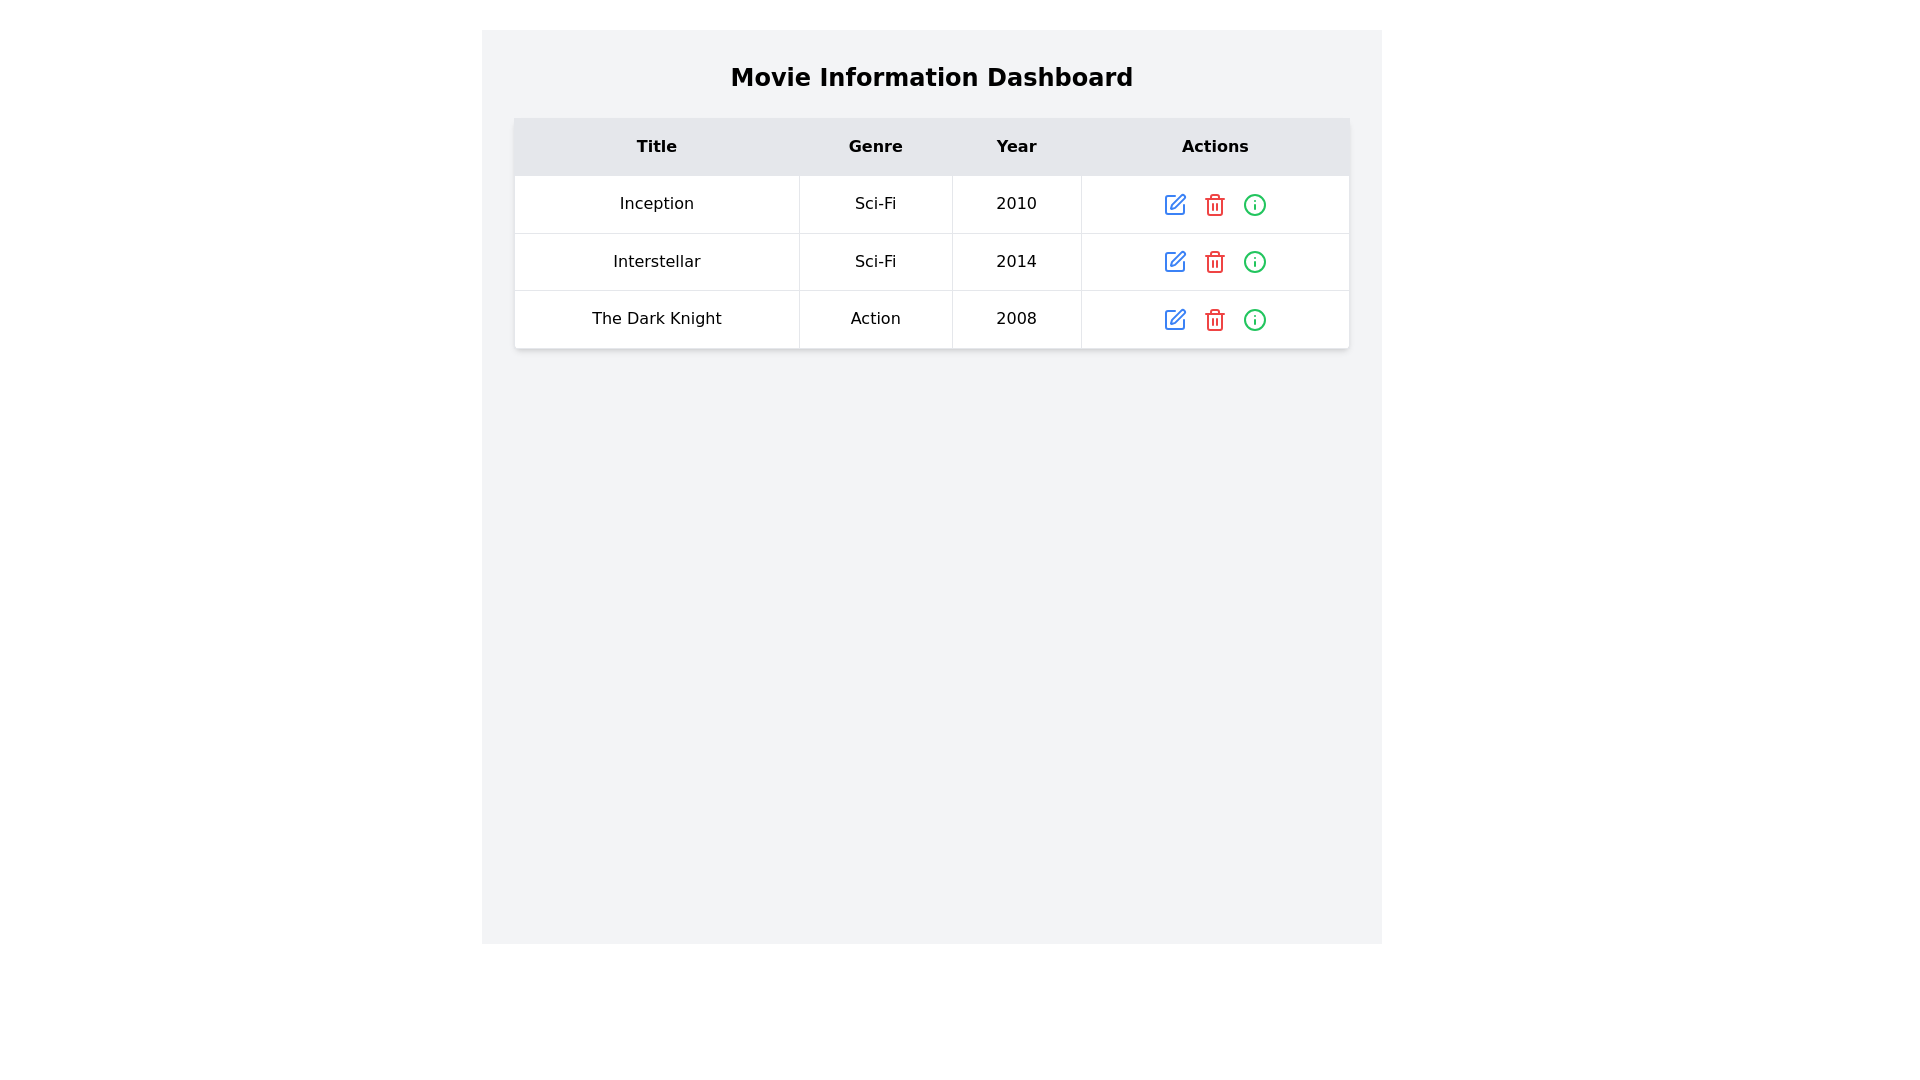 This screenshot has height=1080, width=1920. What do you see at coordinates (1213, 262) in the screenshot?
I see `the trash can icon` at bounding box center [1213, 262].